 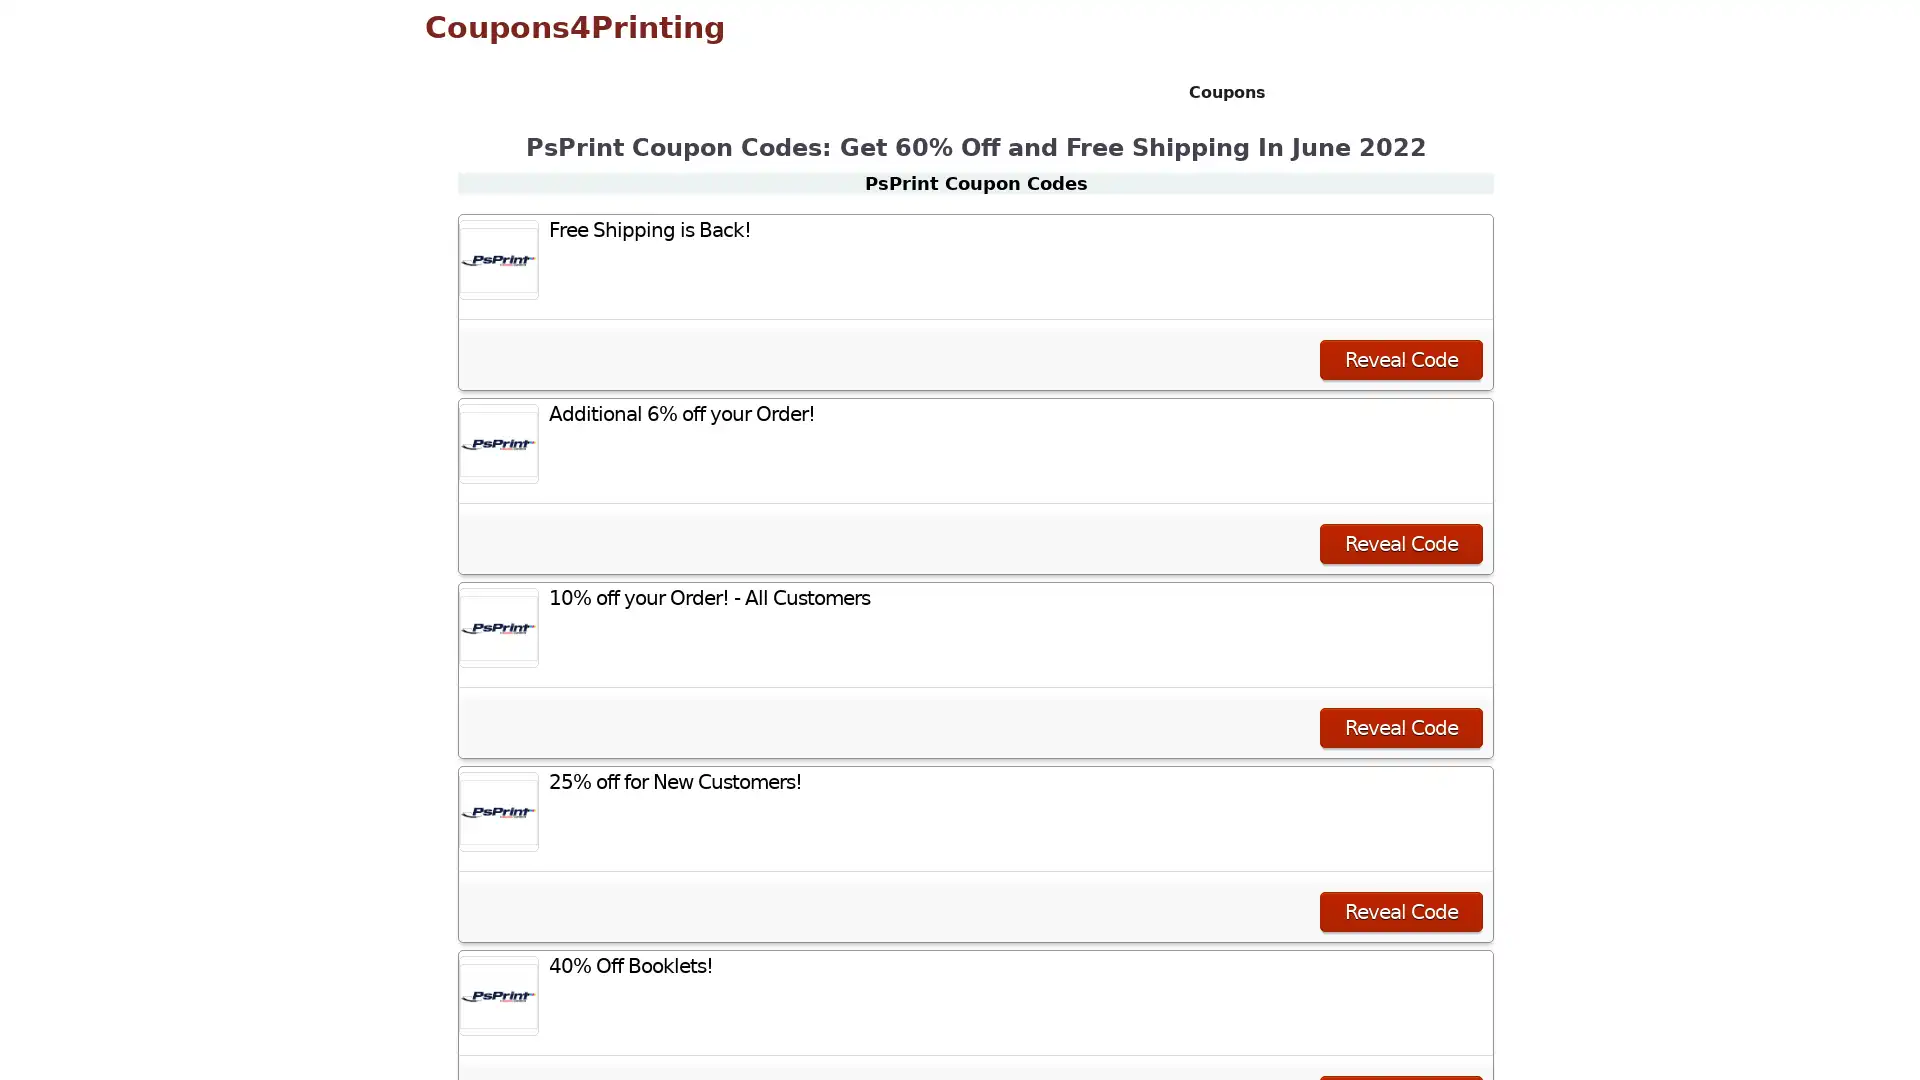 What do you see at coordinates (1400, 728) in the screenshot?
I see `Reveal Code` at bounding box center [1400, 728].